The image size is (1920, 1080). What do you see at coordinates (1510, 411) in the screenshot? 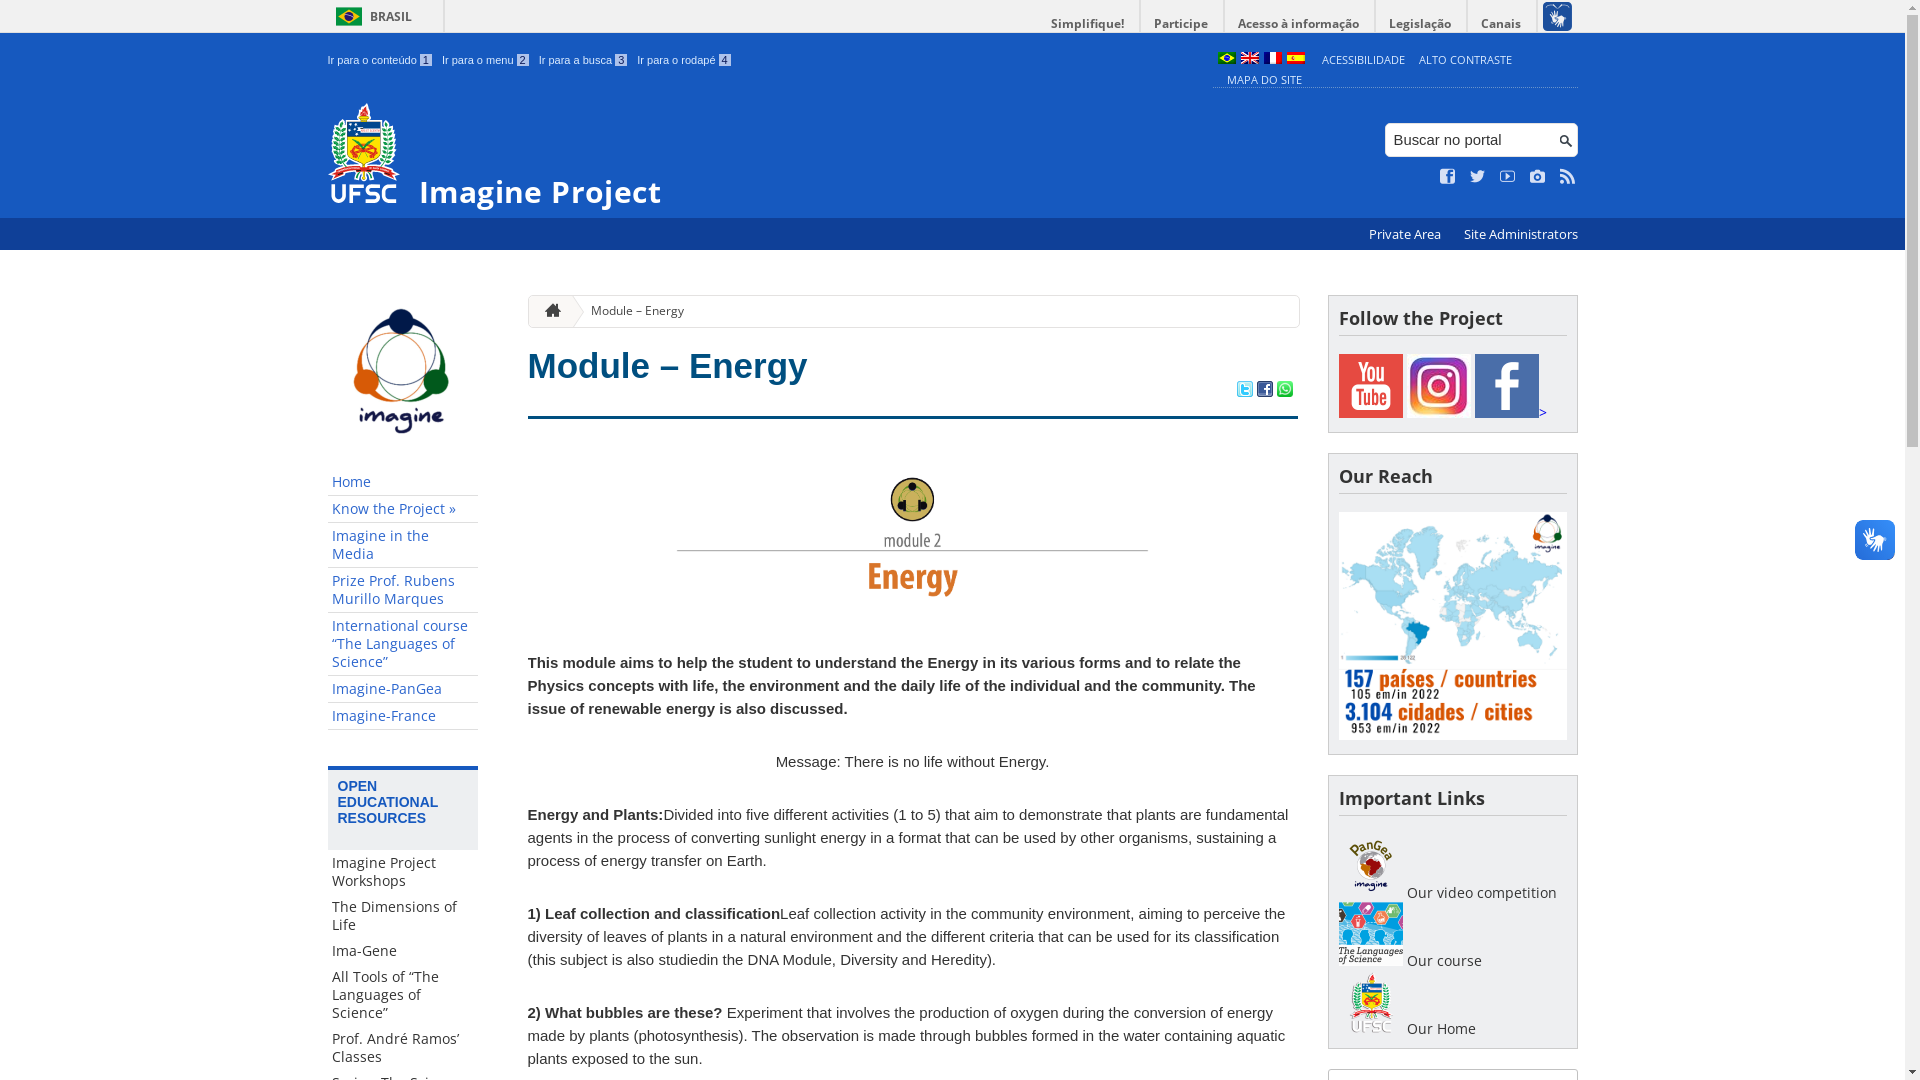
I see `'>'` at bounding box center [1510, 411].